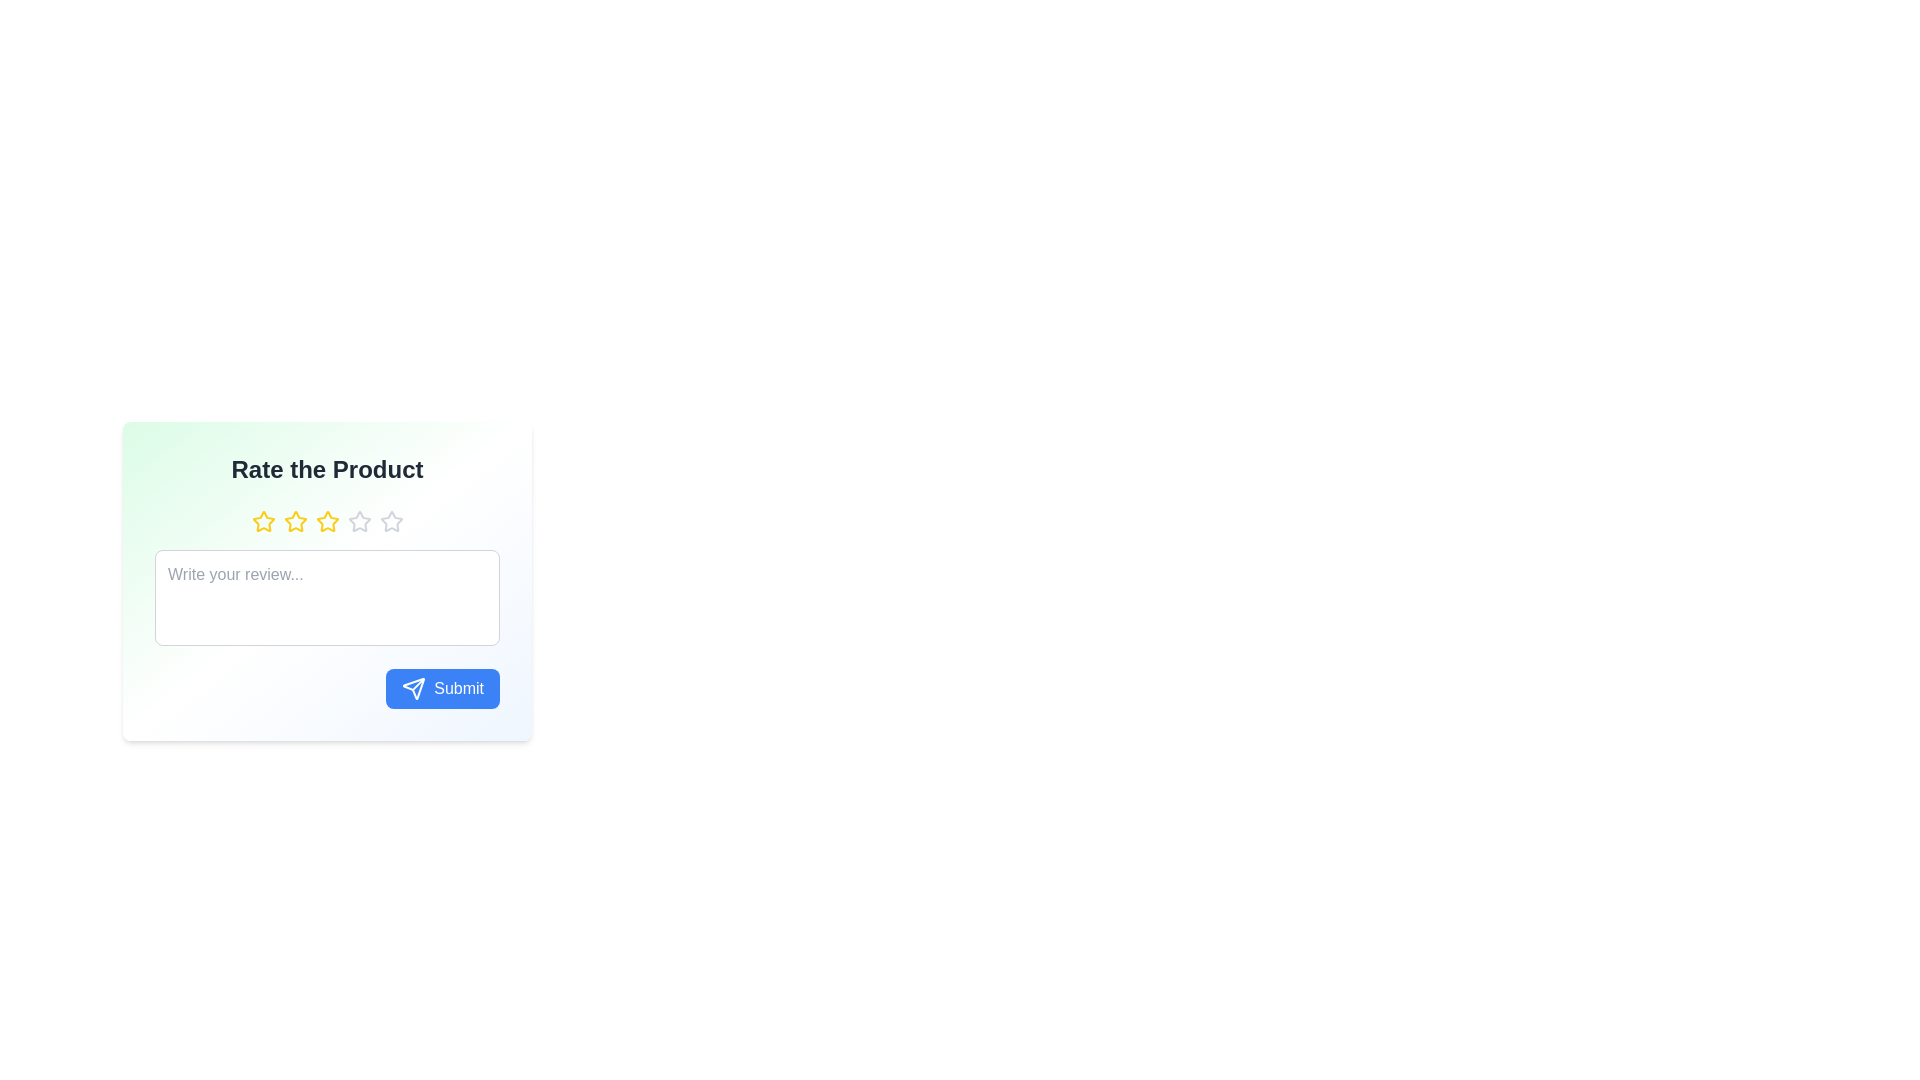 The height and width of the screenshot is (1080, 1920). I want to click on the star corresponding to the desired rating, where the rating is specified as 4, so click(359, 520).